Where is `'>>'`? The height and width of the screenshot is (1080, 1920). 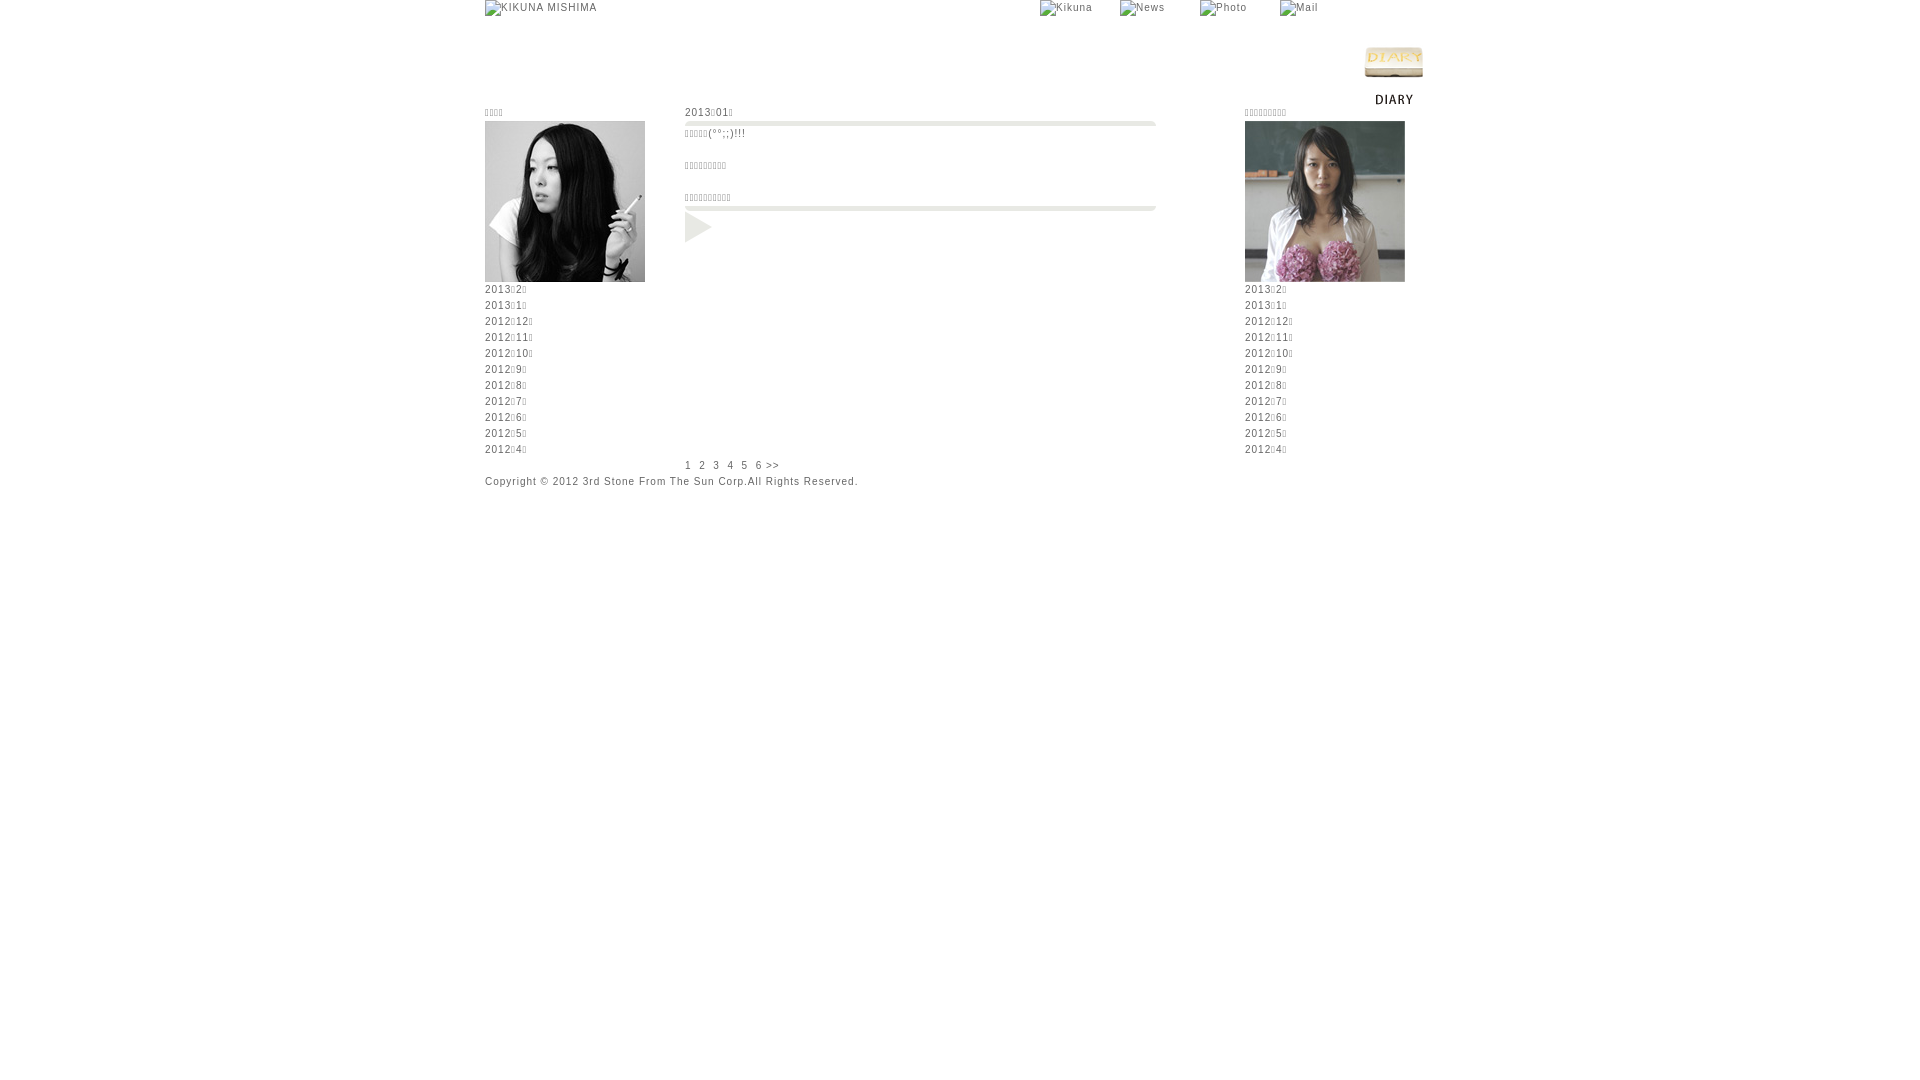 '>>' is located at coordinates (765, 465).